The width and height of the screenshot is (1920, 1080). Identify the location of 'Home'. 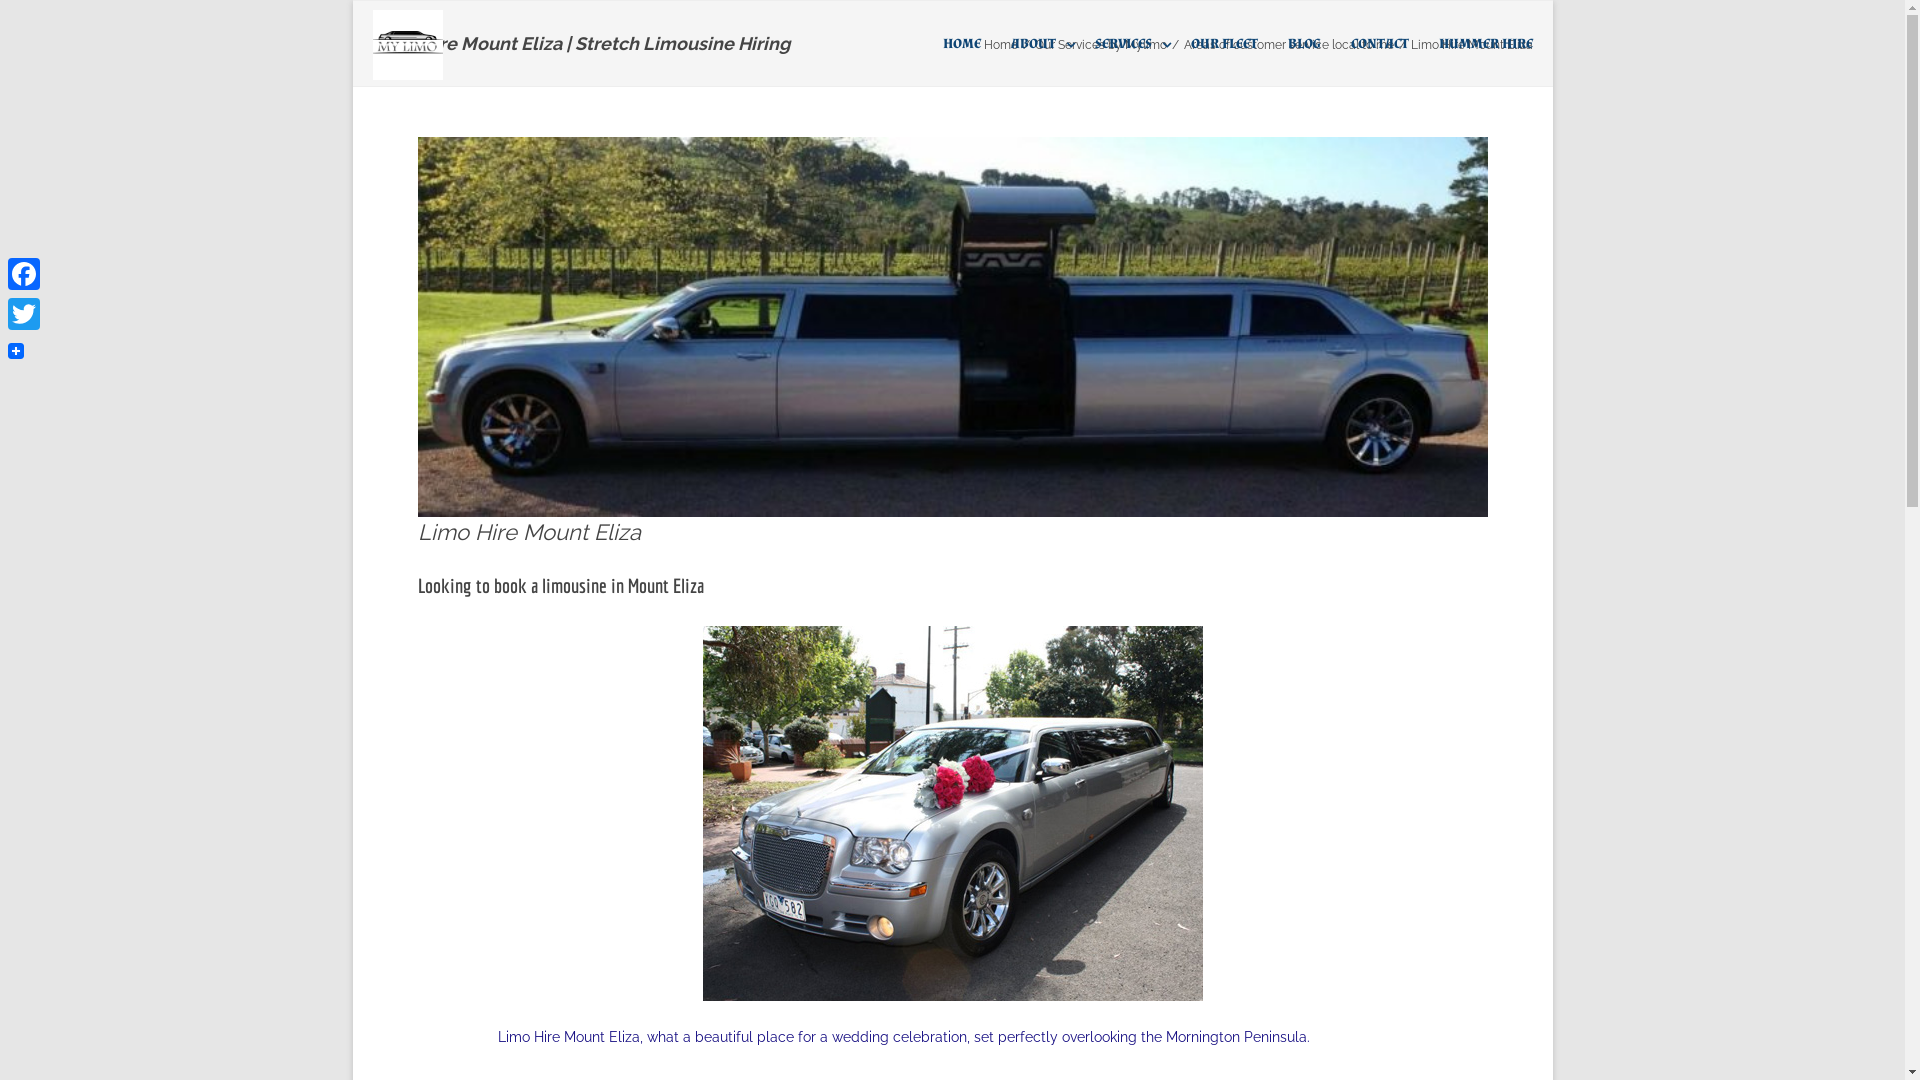
(1001, 45).